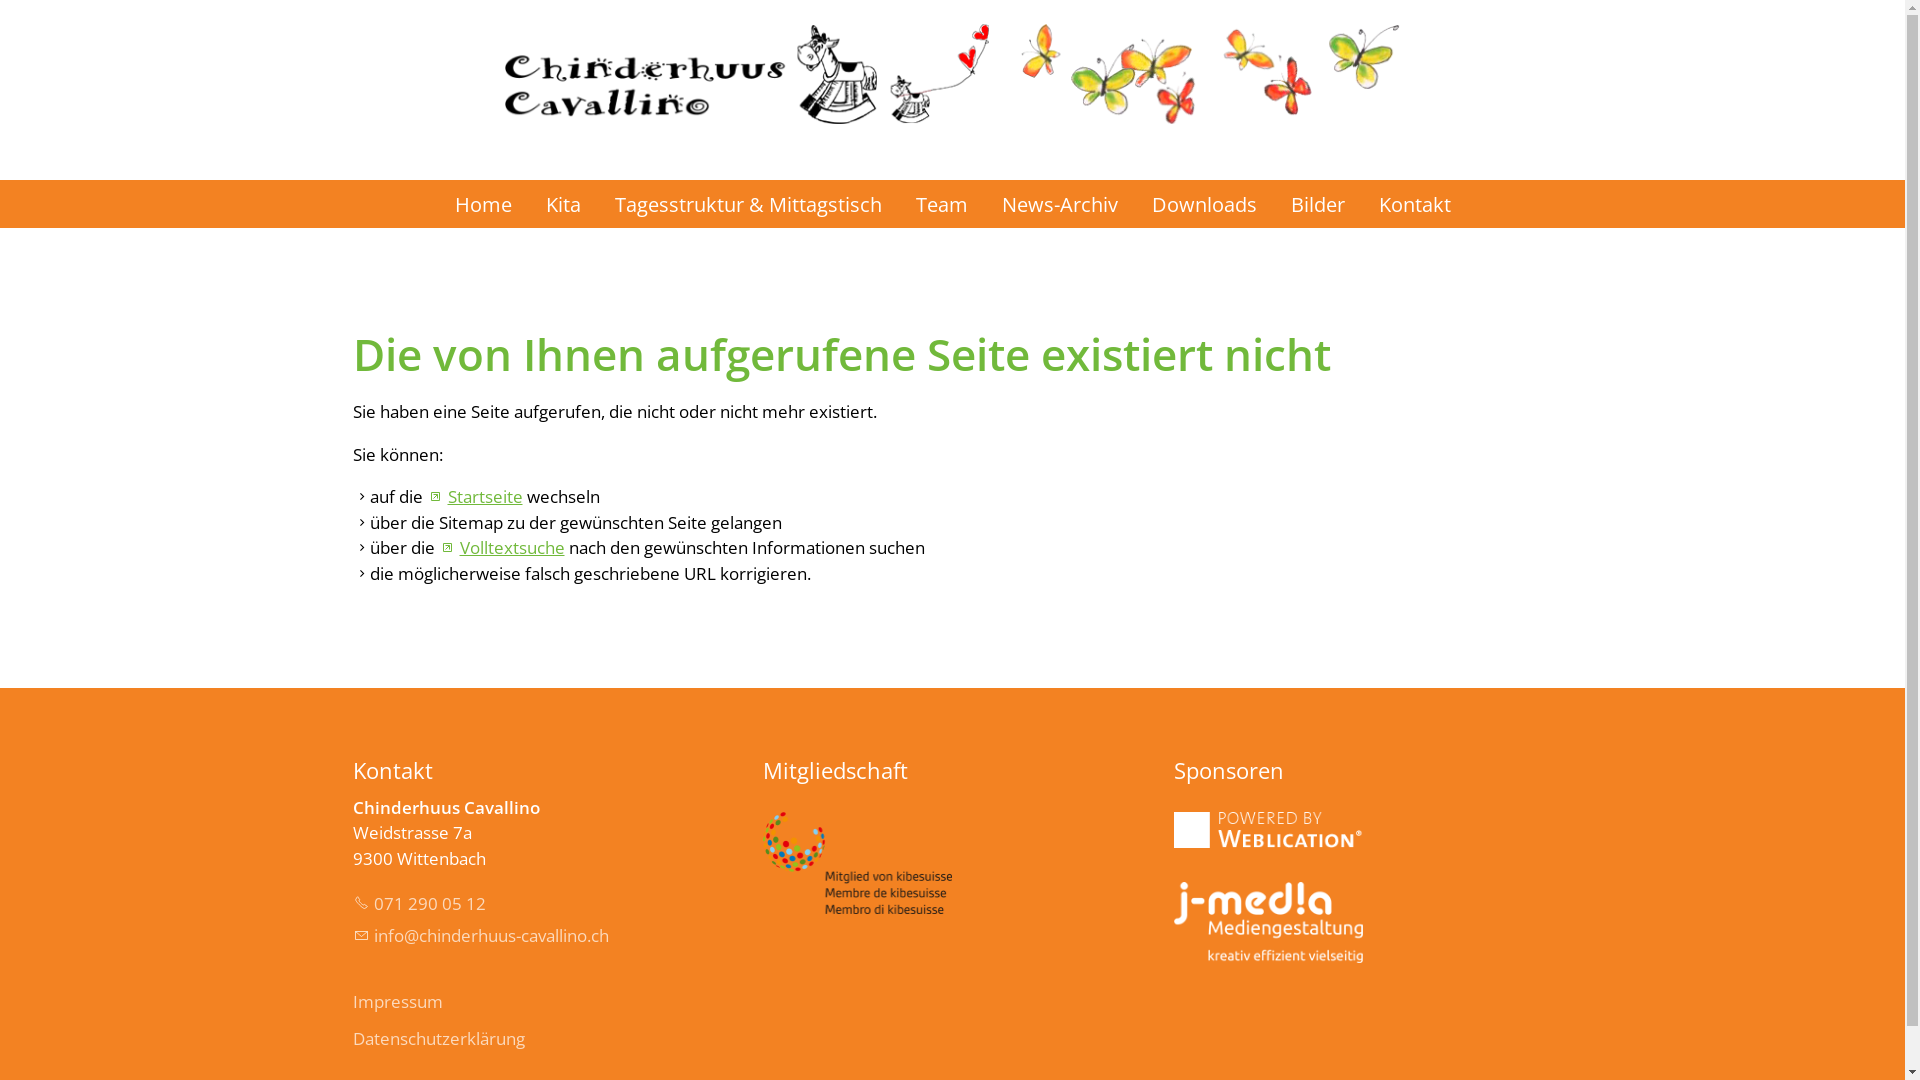  What do you see at coordinates (480, 935) in the screenshot?
I see `'nfchndrhs-cvllnch'` at bounding box center [480, 935].